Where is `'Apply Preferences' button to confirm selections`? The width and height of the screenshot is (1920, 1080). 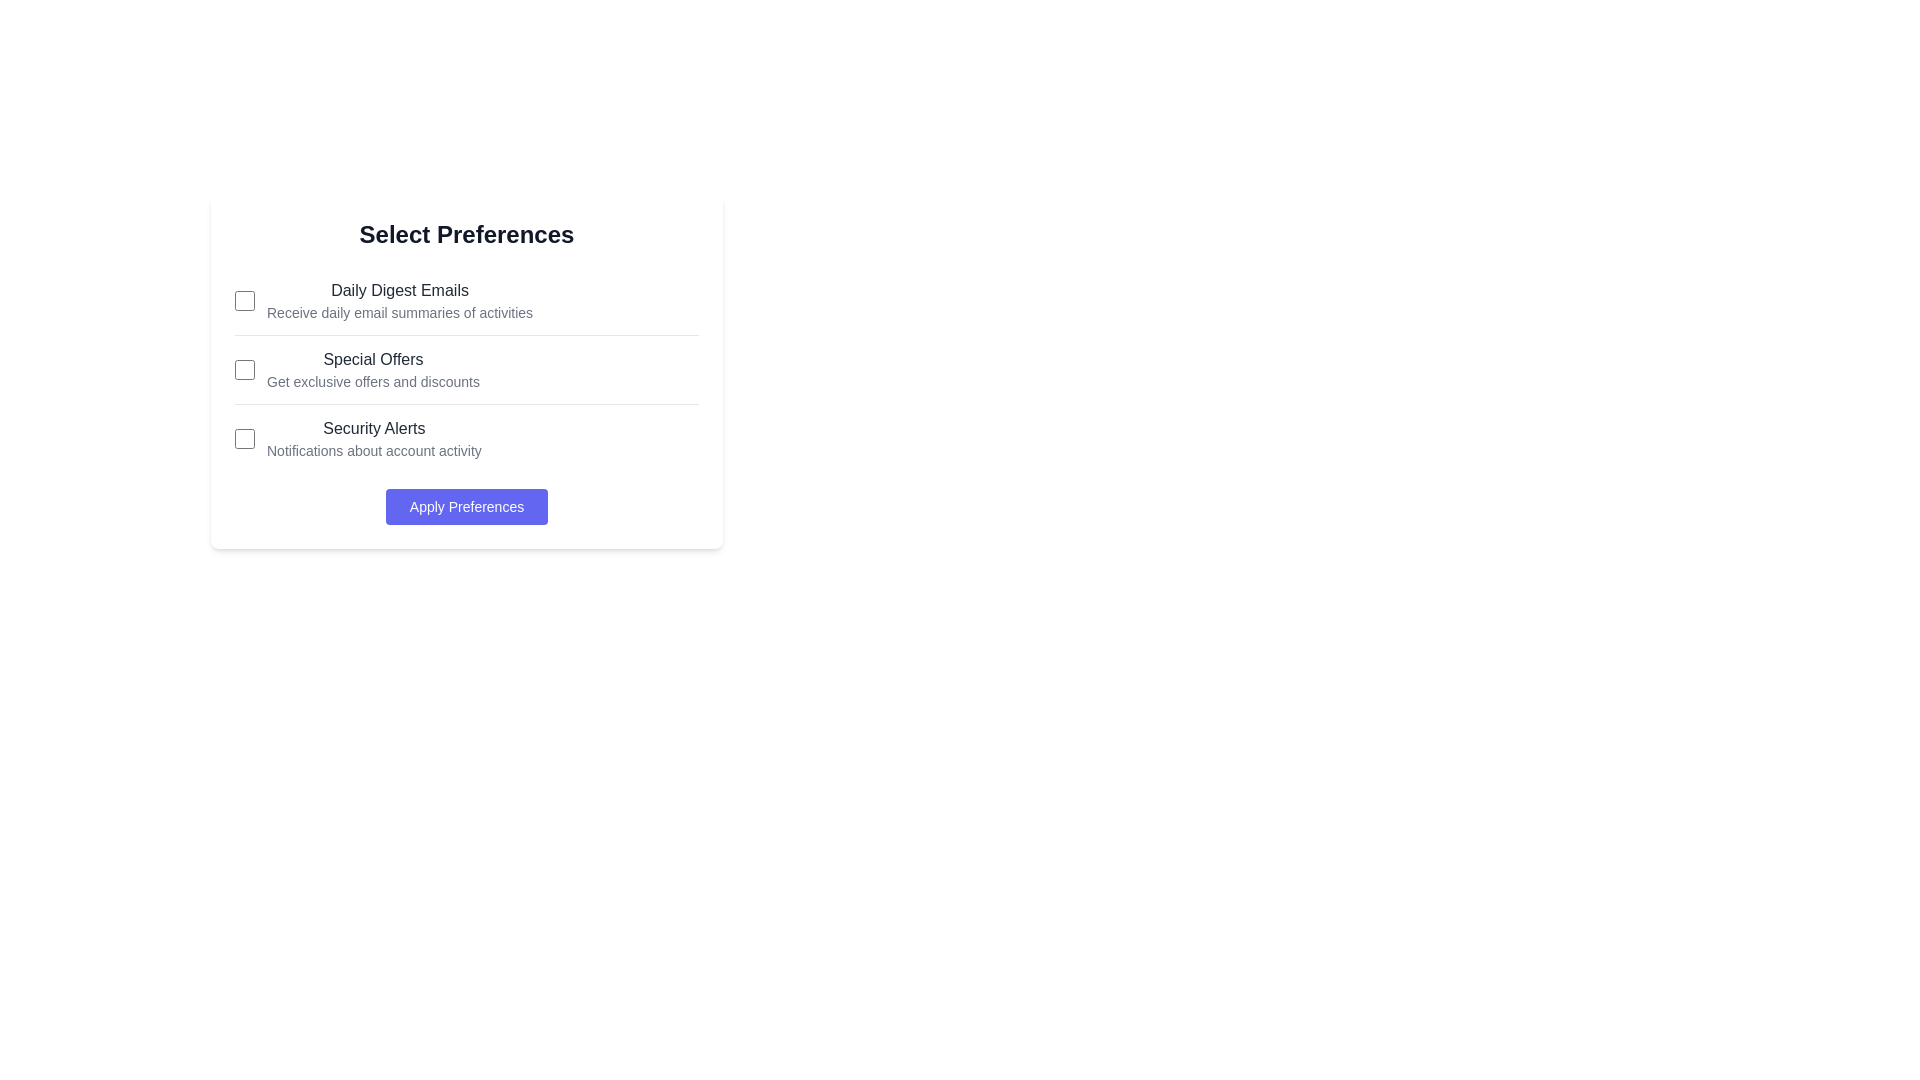 'Apply Preferences' button to confirm selections is located at coordinates (465, 505).